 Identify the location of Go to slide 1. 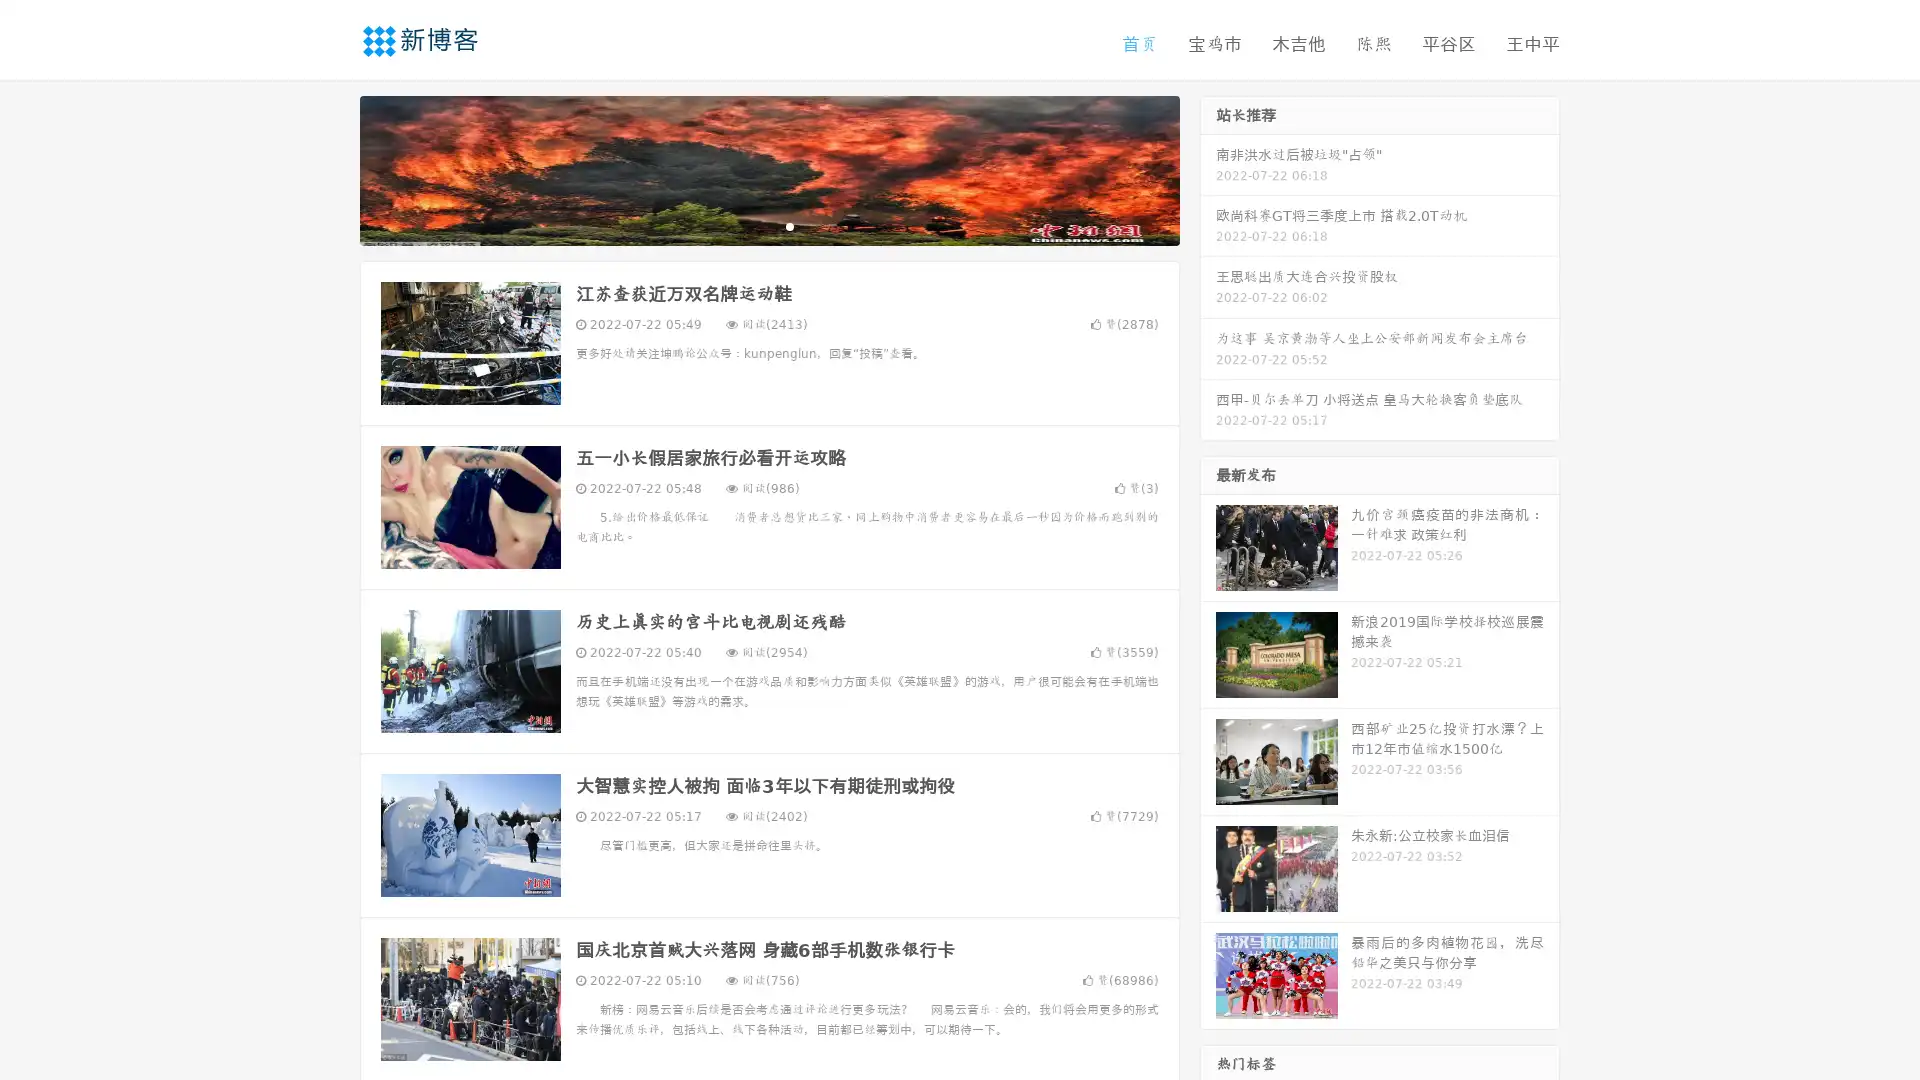
(748, 225).